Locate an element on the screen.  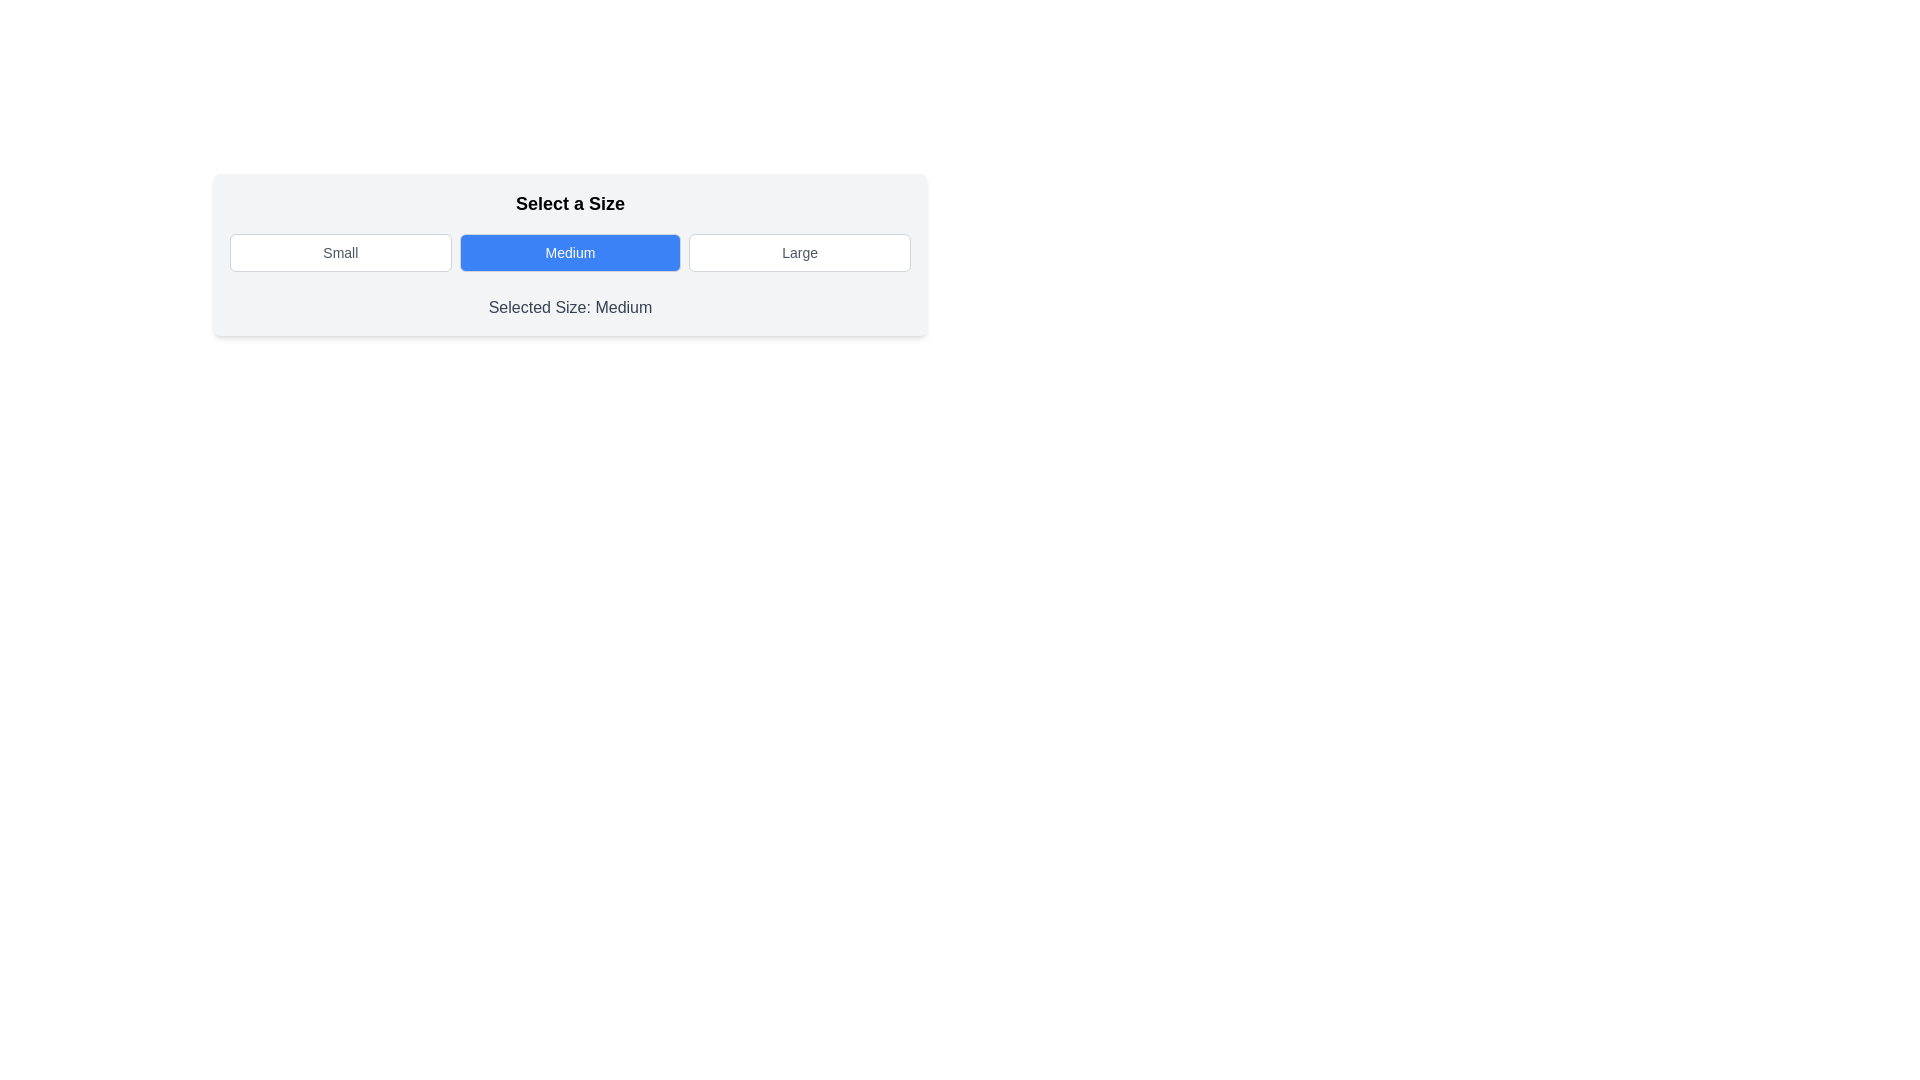
the segmented button group labeled 'Small', 'Medium', and 'Large' is located at coordinates (569, 252).